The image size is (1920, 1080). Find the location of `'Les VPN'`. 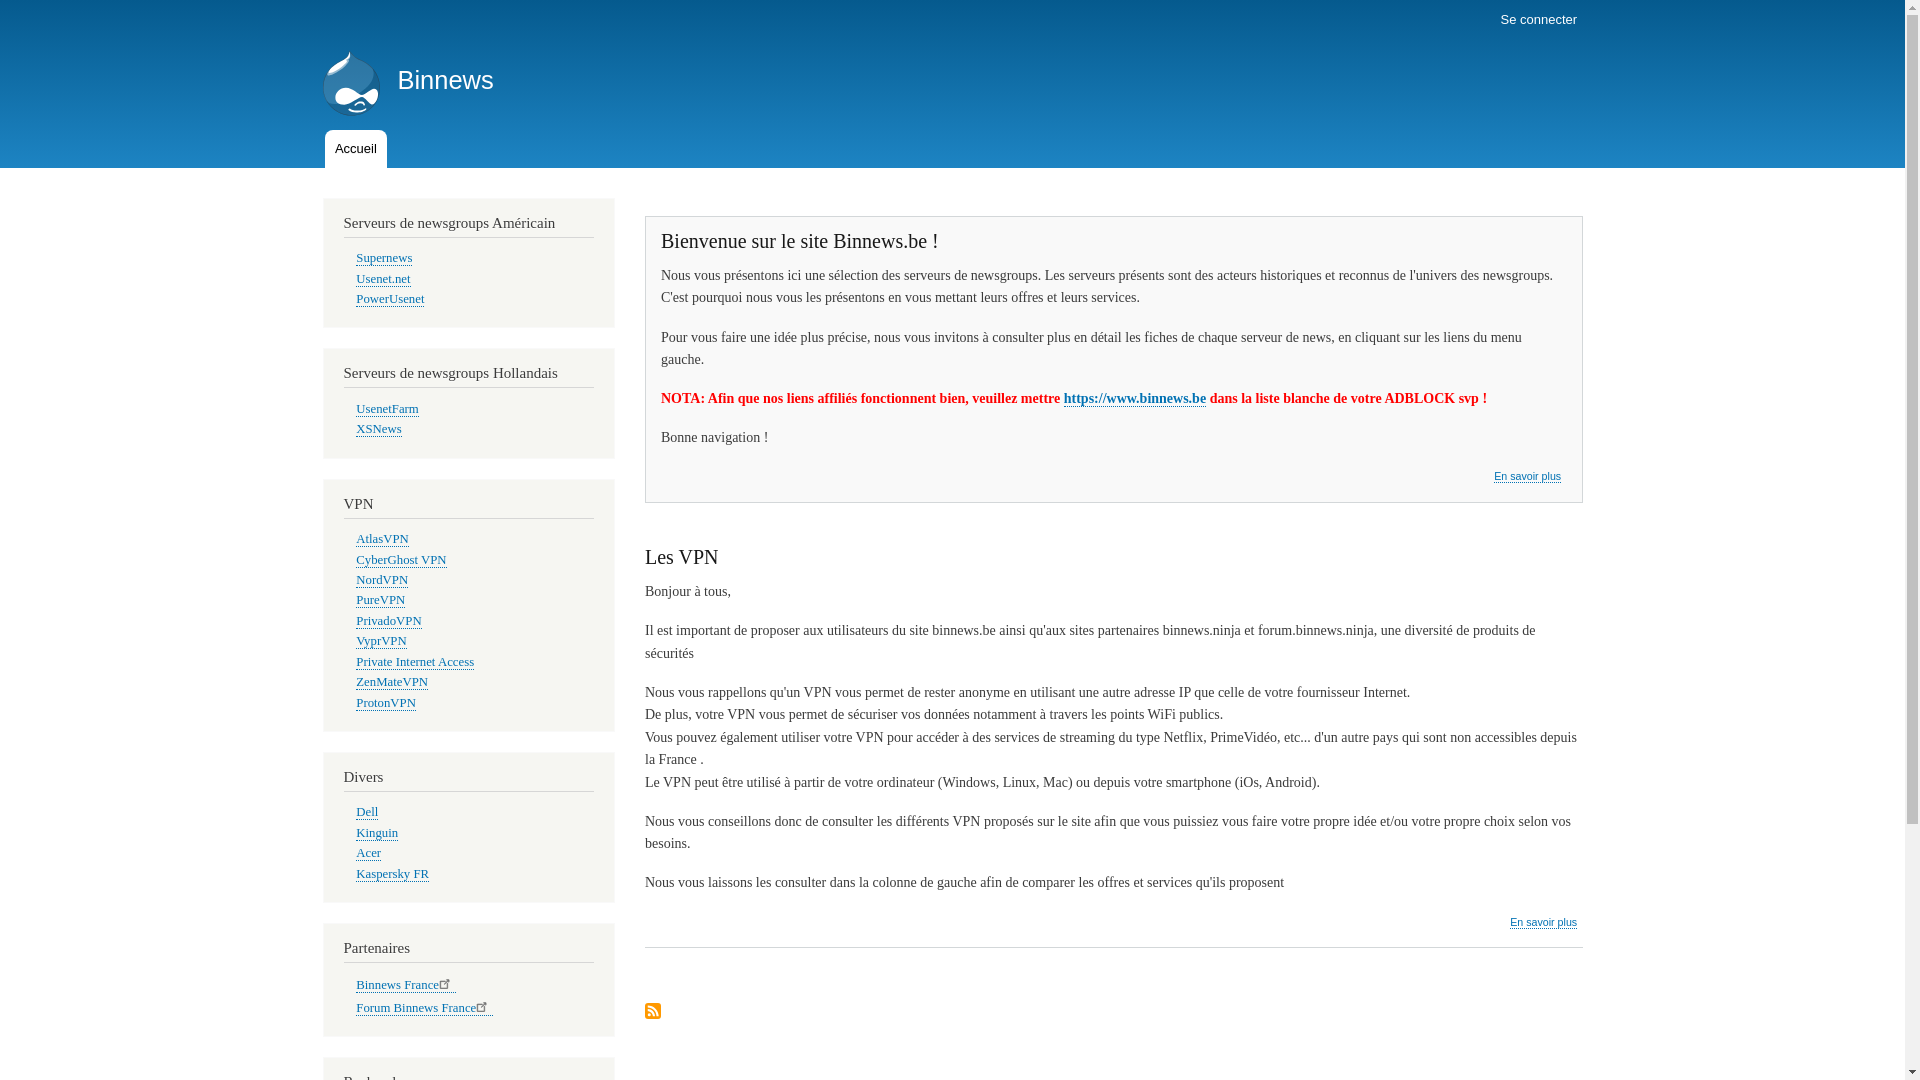

'Les VPN' is located at coordinates (681, 556).